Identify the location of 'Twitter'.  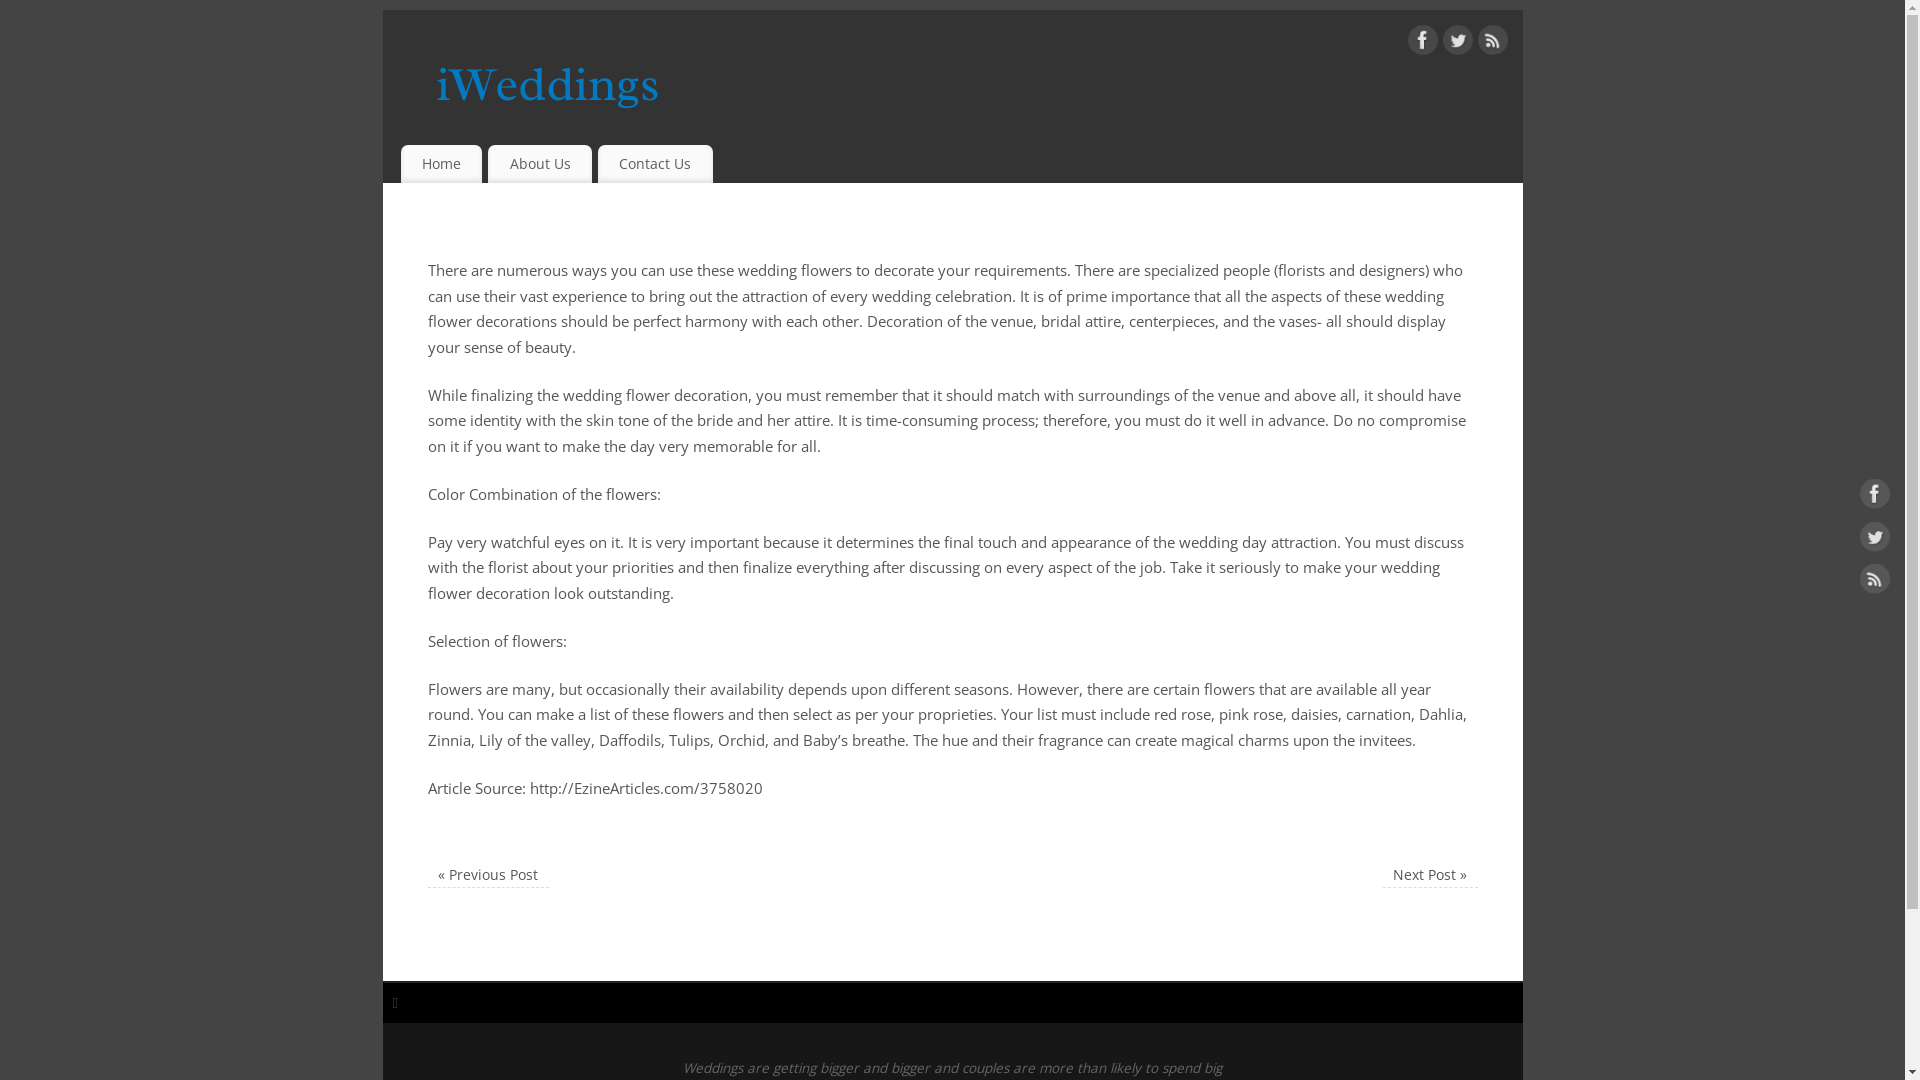
(1874, 540).